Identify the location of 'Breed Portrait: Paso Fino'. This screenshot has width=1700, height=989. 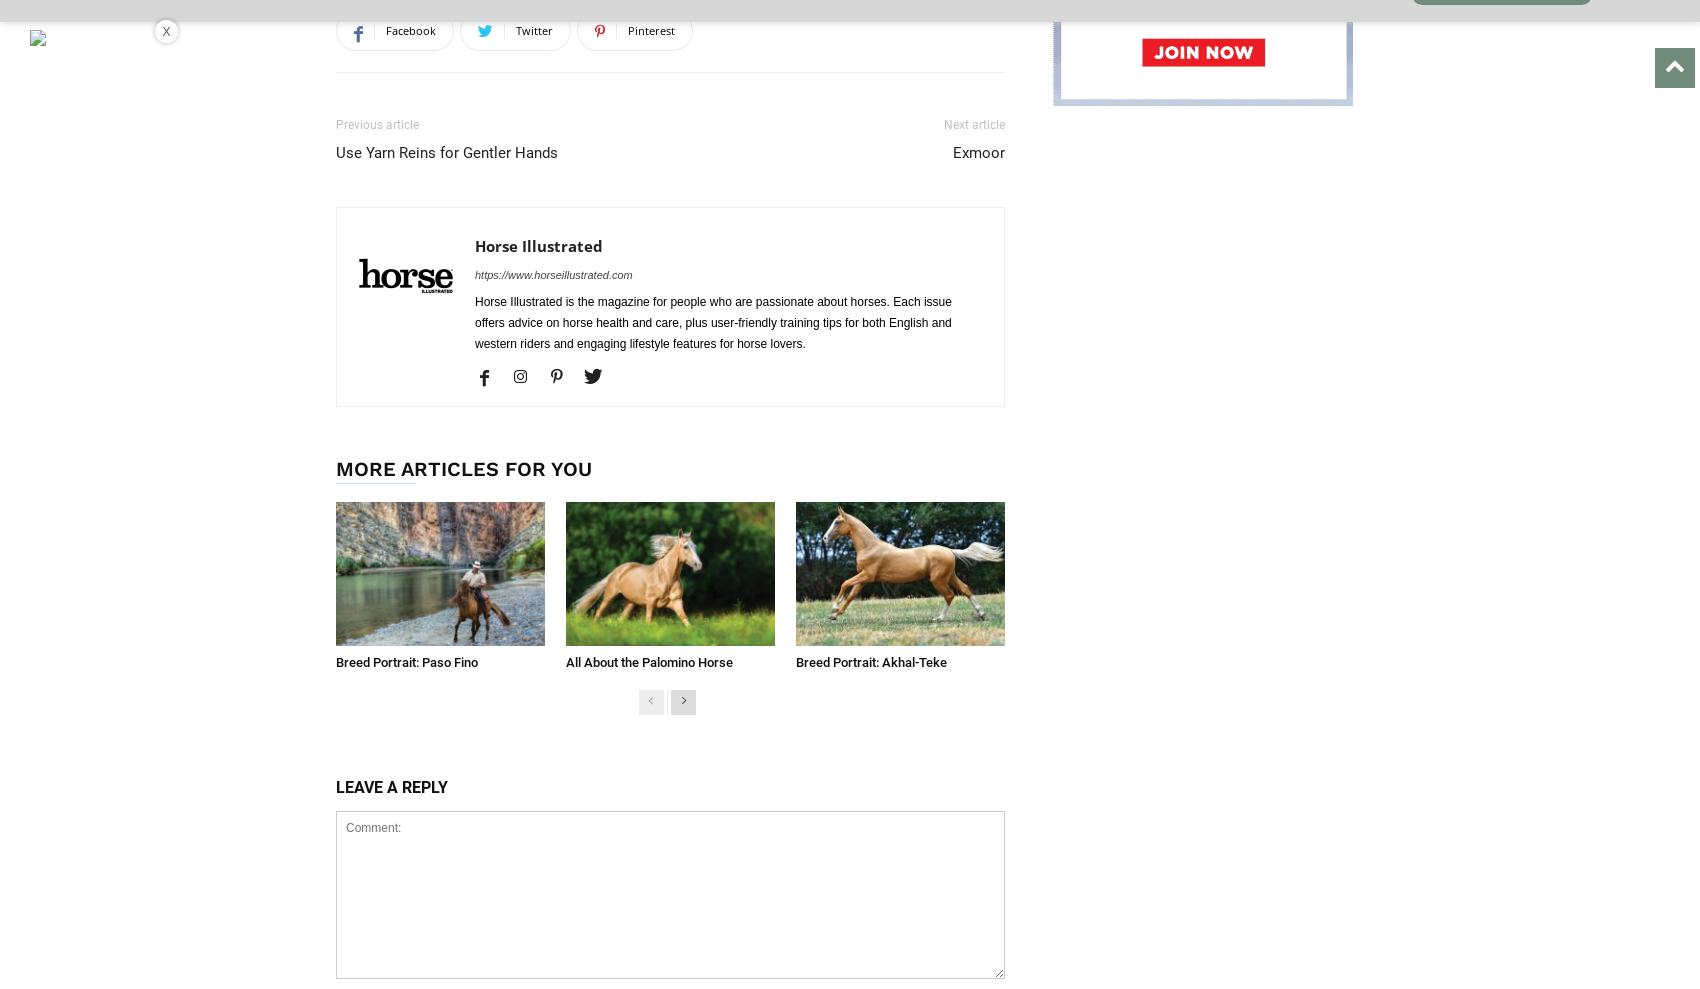
(405, 661).